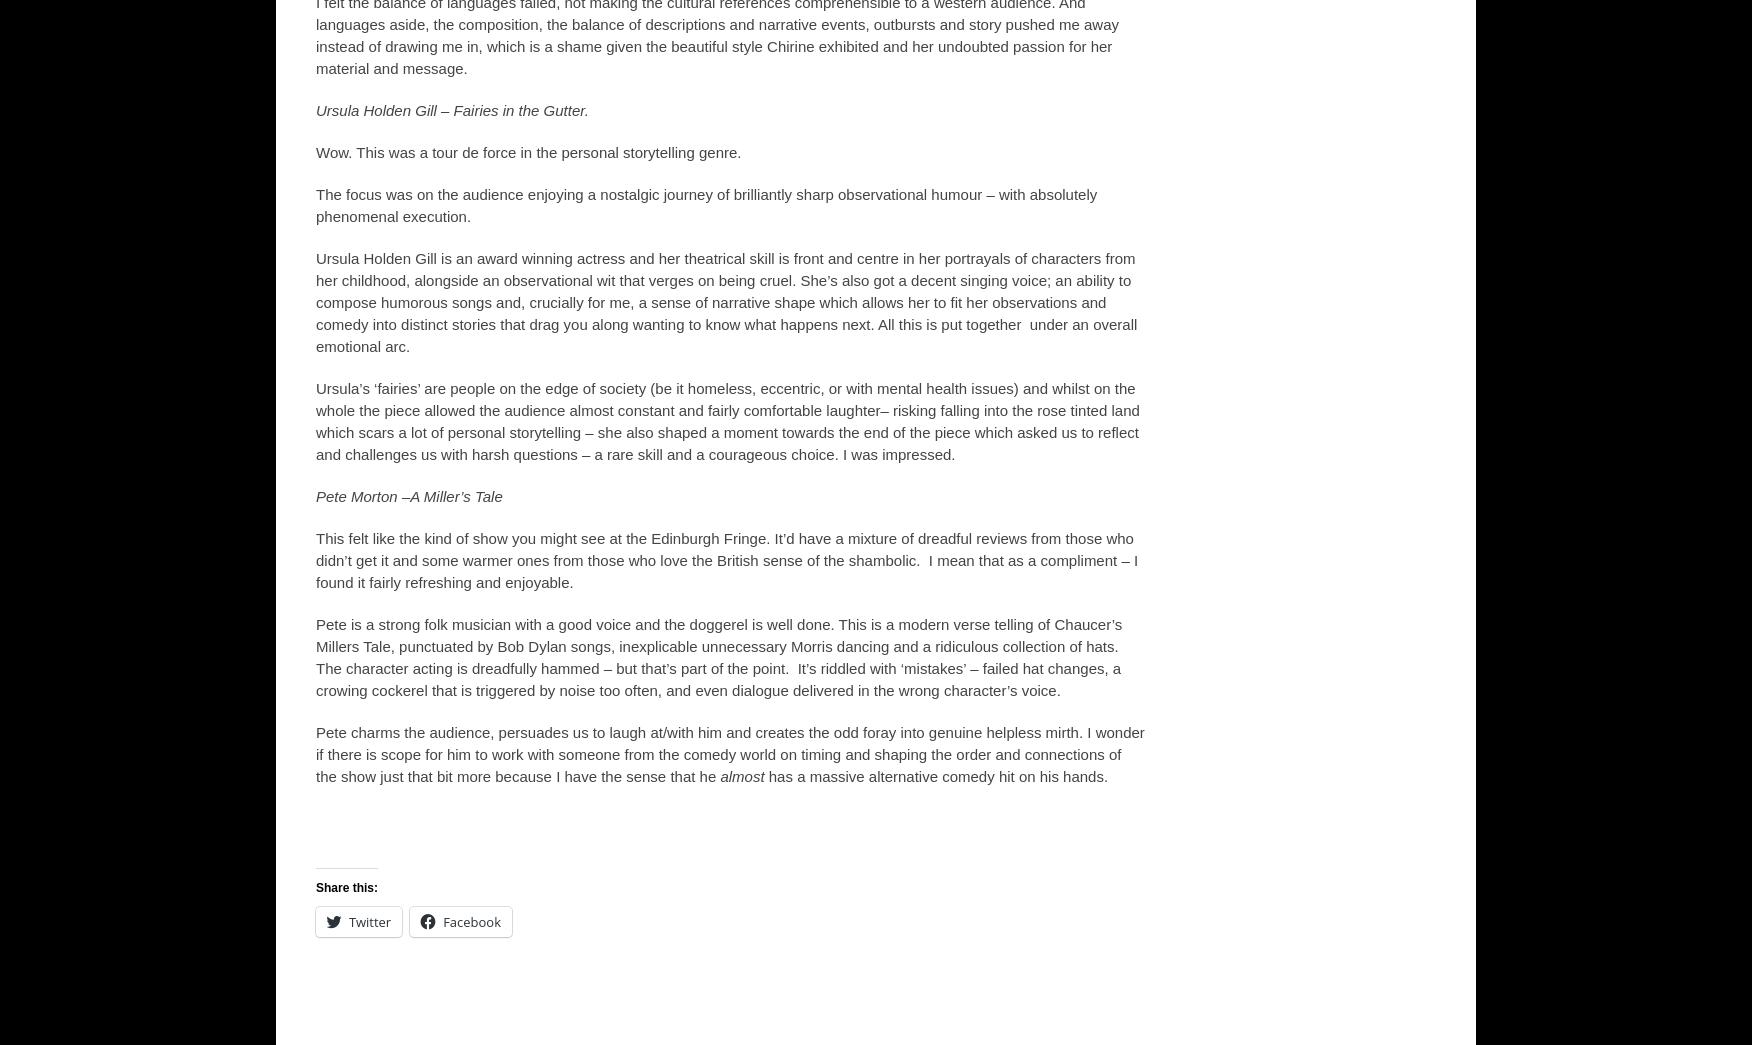 The height and width of the screenshot is (1045, 1752). I want to click on 'has a massive alternative comedy hit on his hands.', so click(764, 776).